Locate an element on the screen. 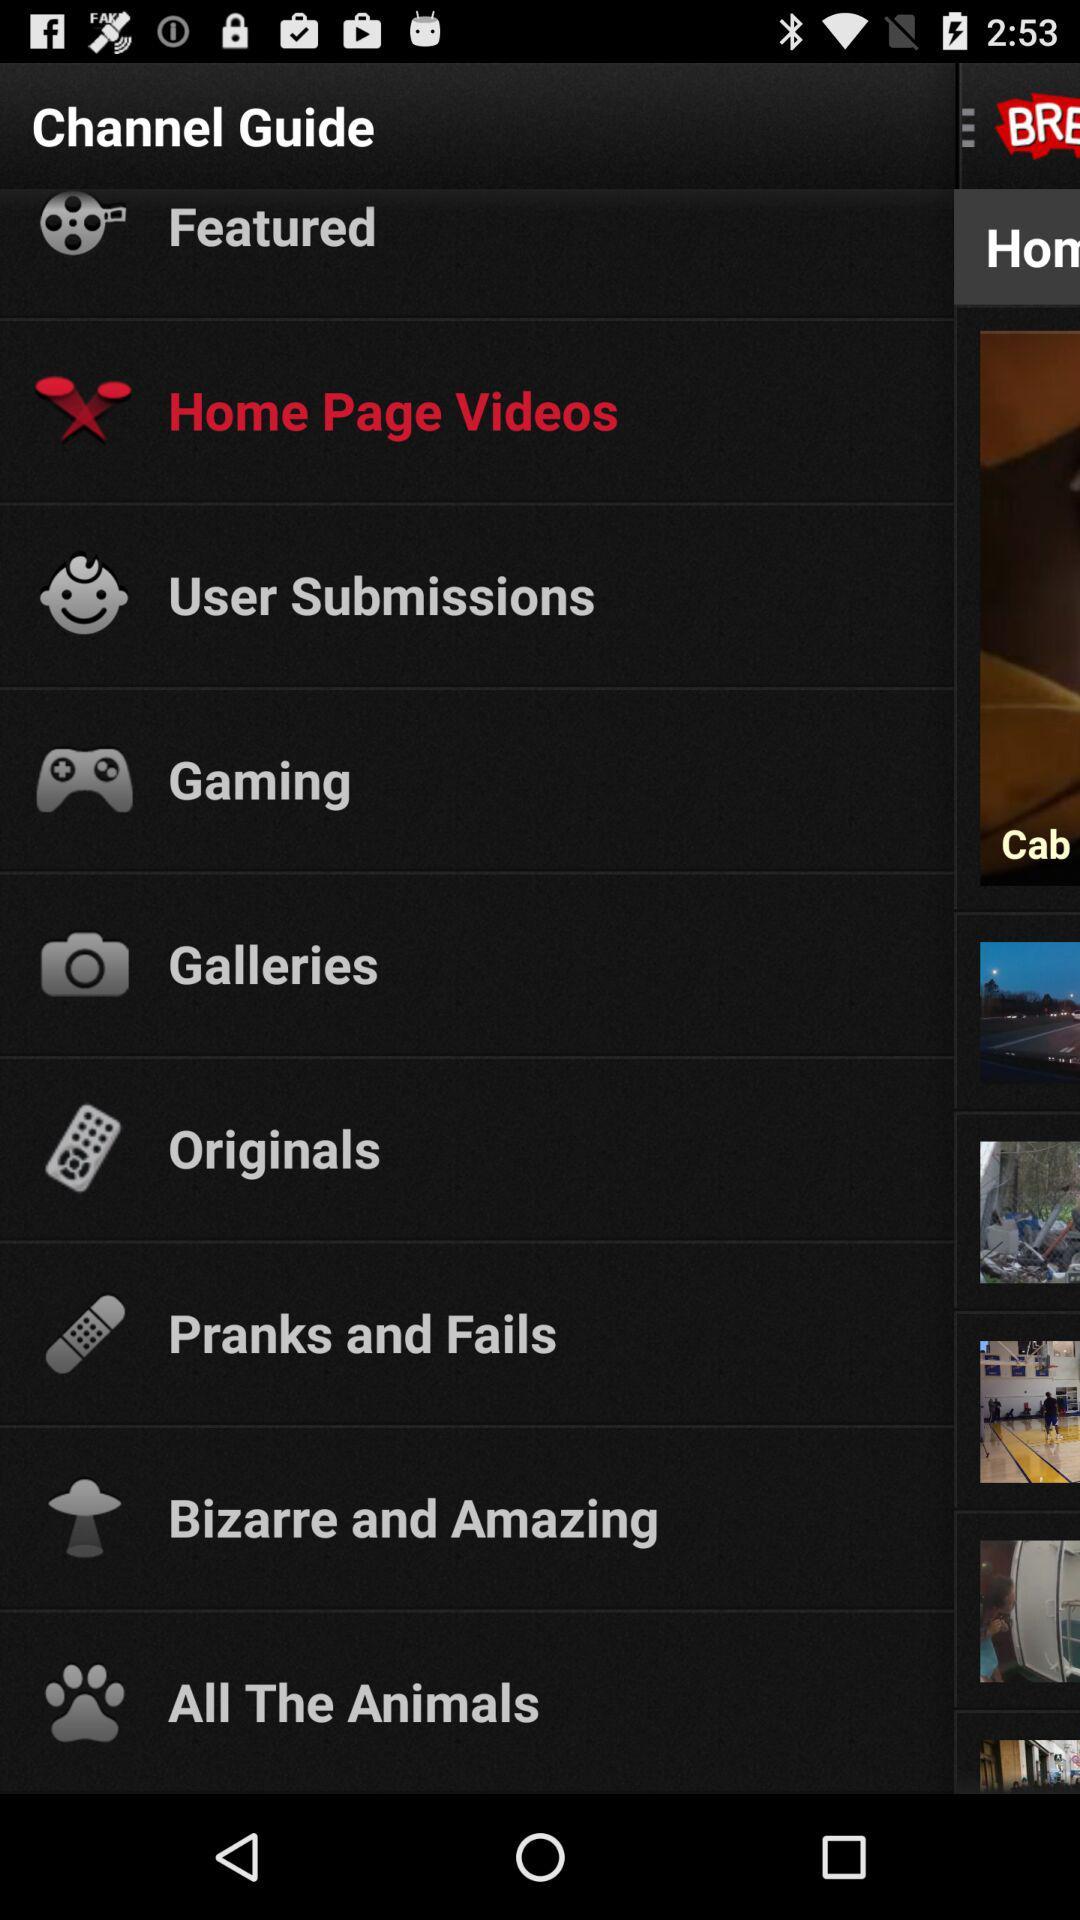  item next to the all the animals item is located at coordinates (1017, 1707).